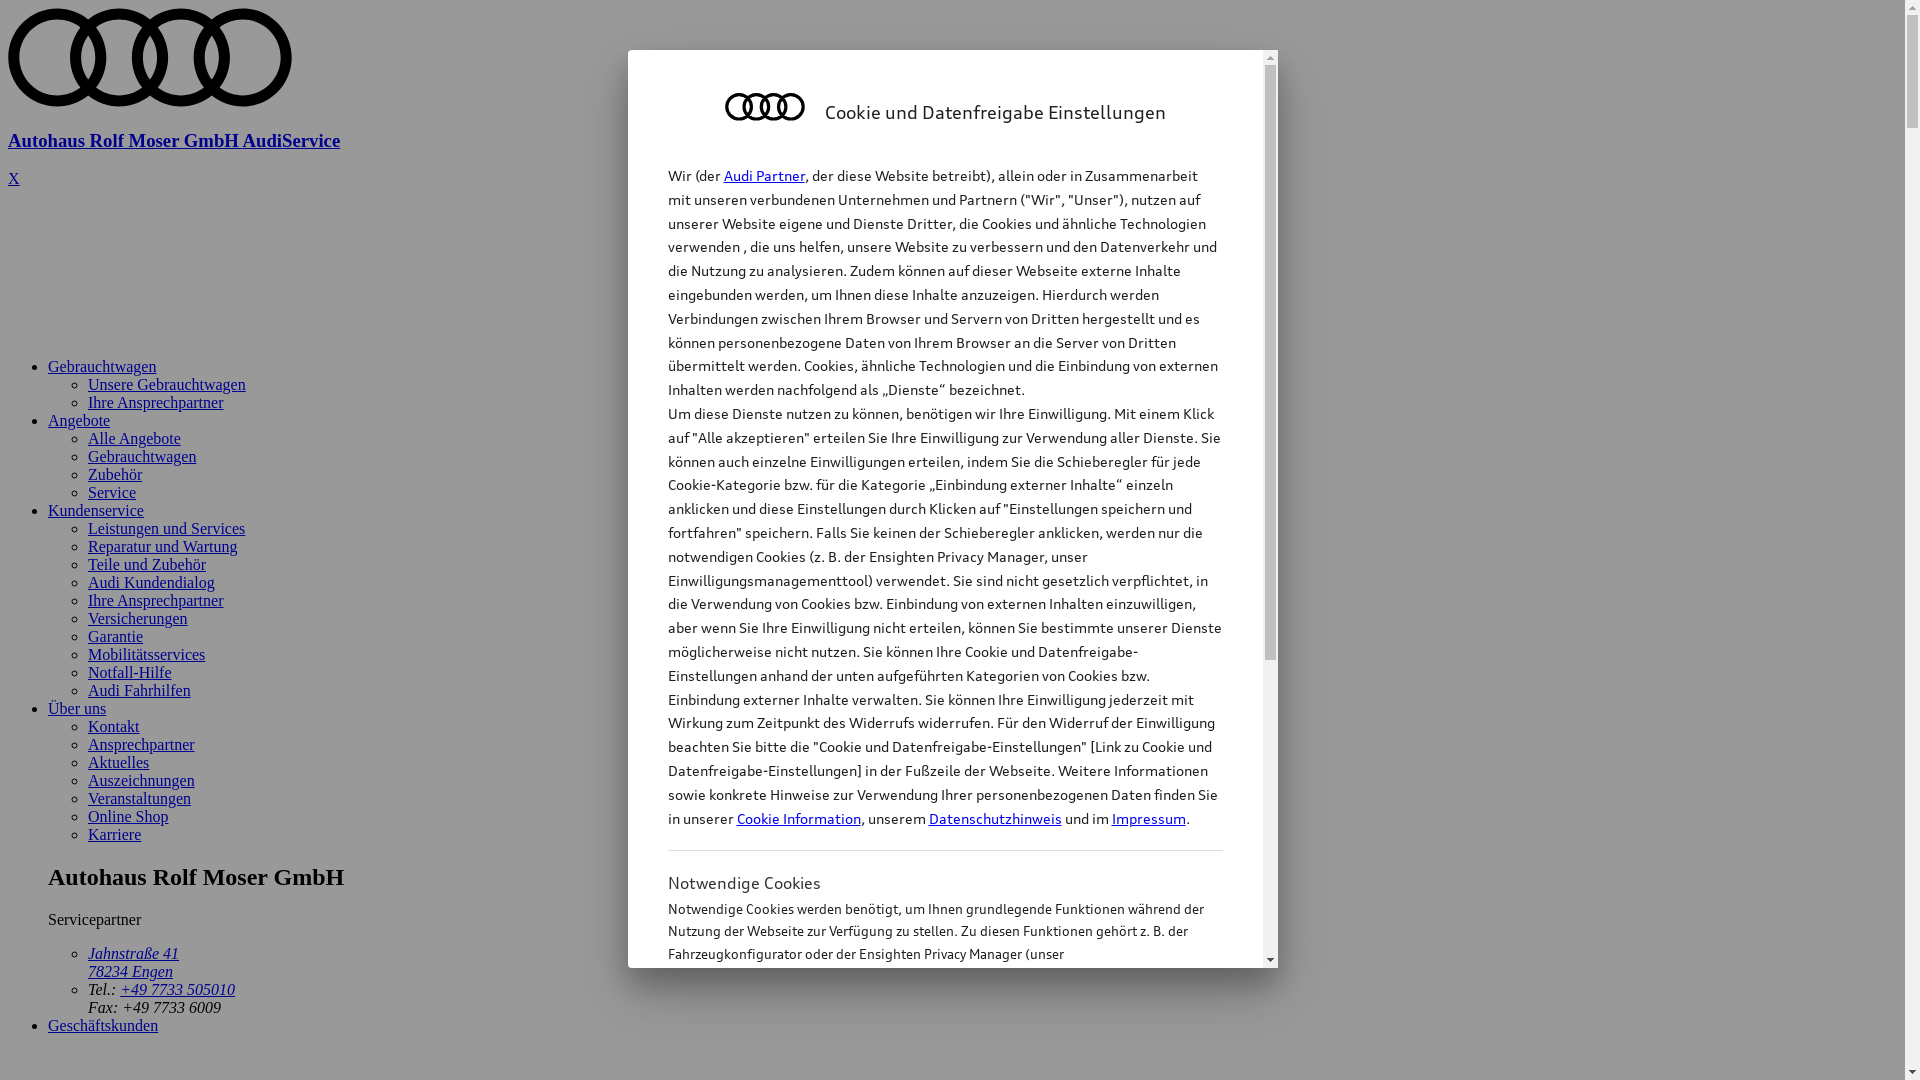  What do you see at coordinates (86, 456) in the screenshot?
I see `'Gebrauchtwagen'` at bounding box center [86, 456].